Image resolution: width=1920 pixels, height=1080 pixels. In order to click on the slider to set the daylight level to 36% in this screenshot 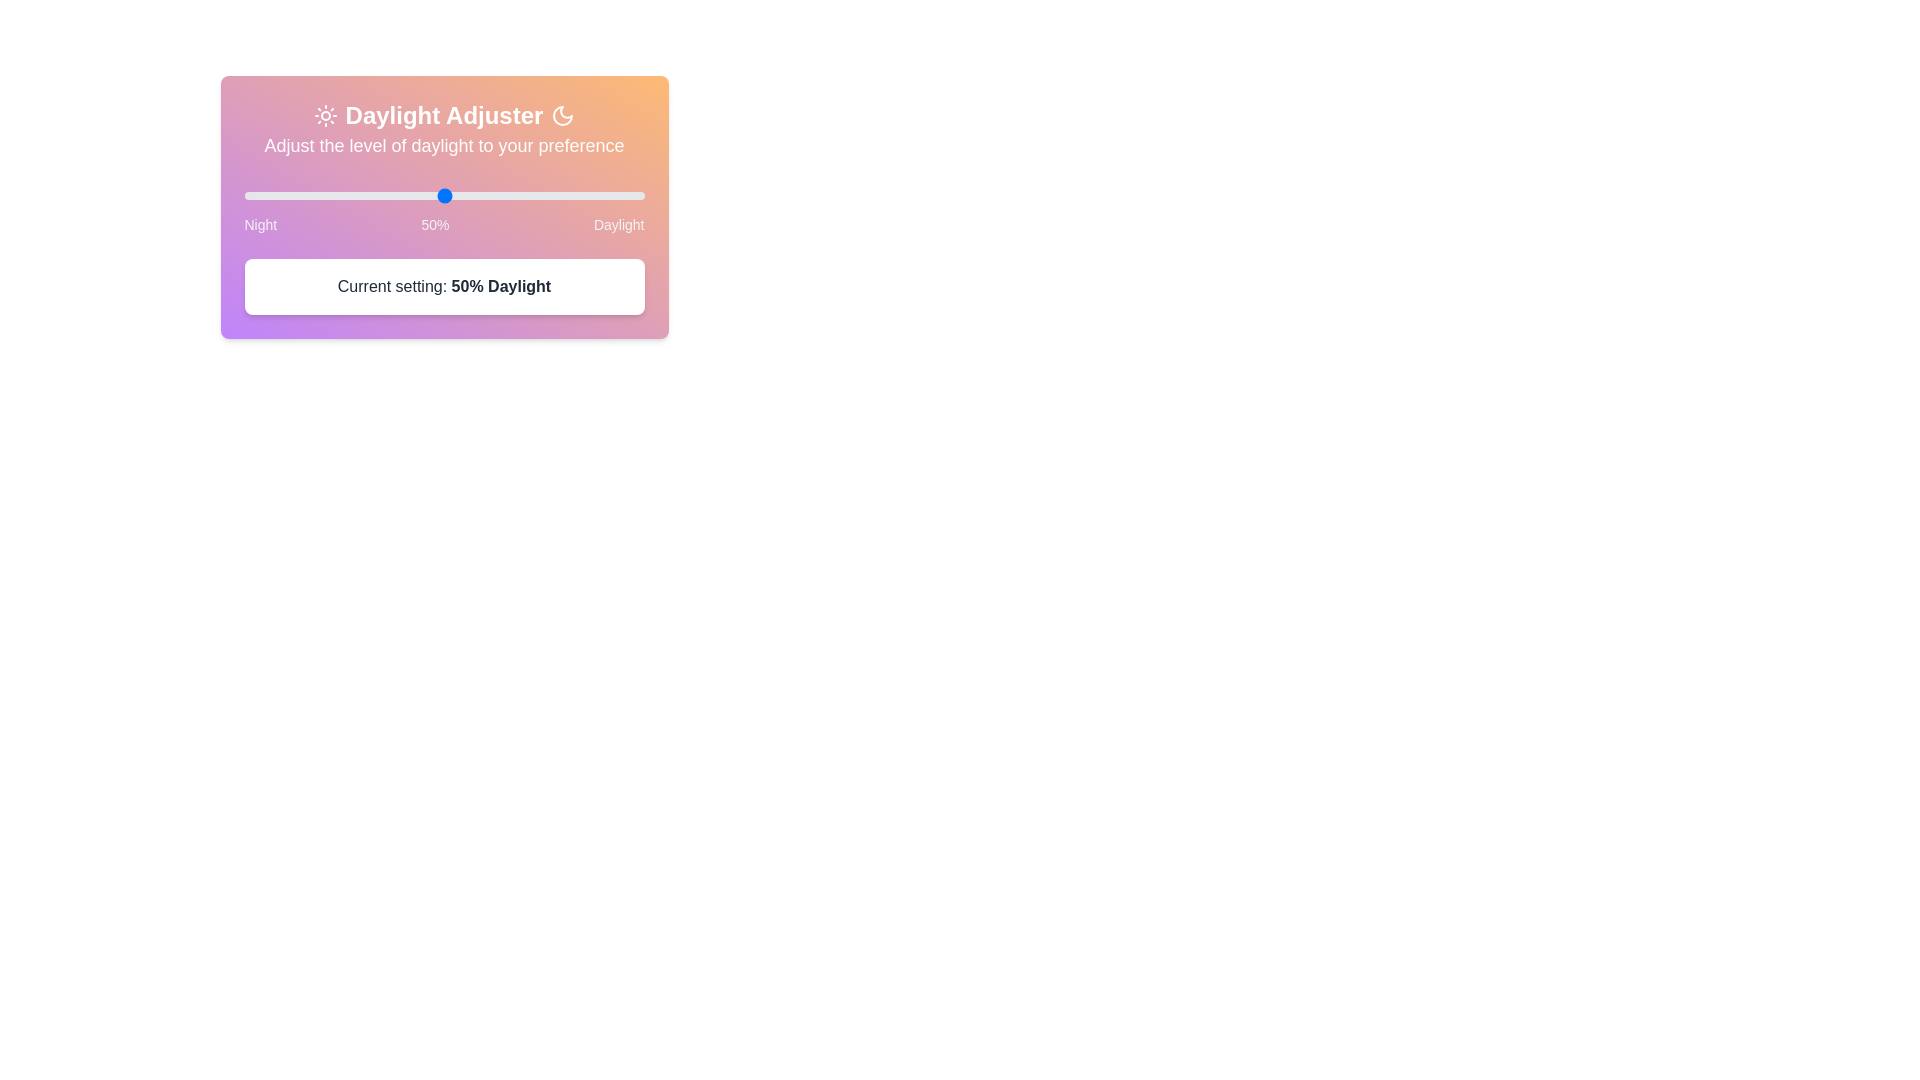, I will do `click(243, 196)`.